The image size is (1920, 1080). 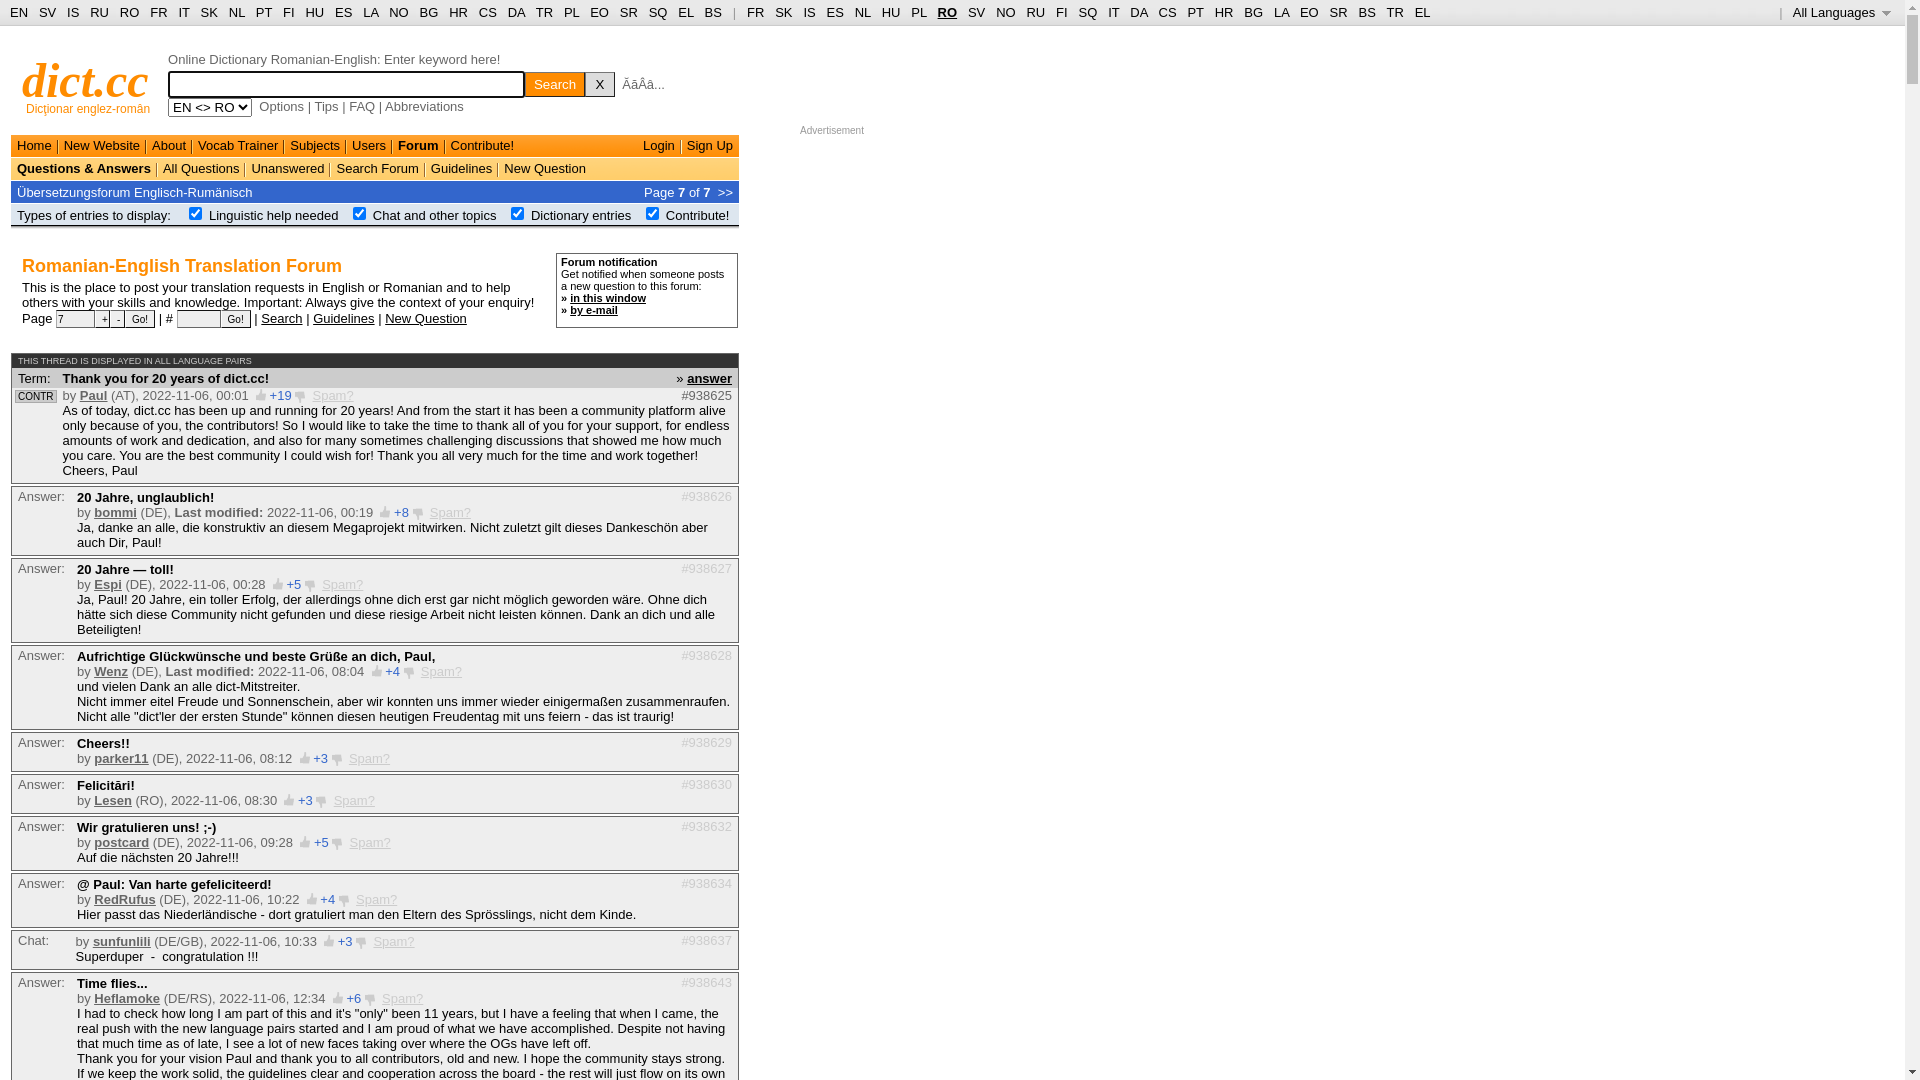 What do you see at coordinates (272, 215) in the screenshot?
I see `'Linguistic help needed'` at bounding box center [272, 215].